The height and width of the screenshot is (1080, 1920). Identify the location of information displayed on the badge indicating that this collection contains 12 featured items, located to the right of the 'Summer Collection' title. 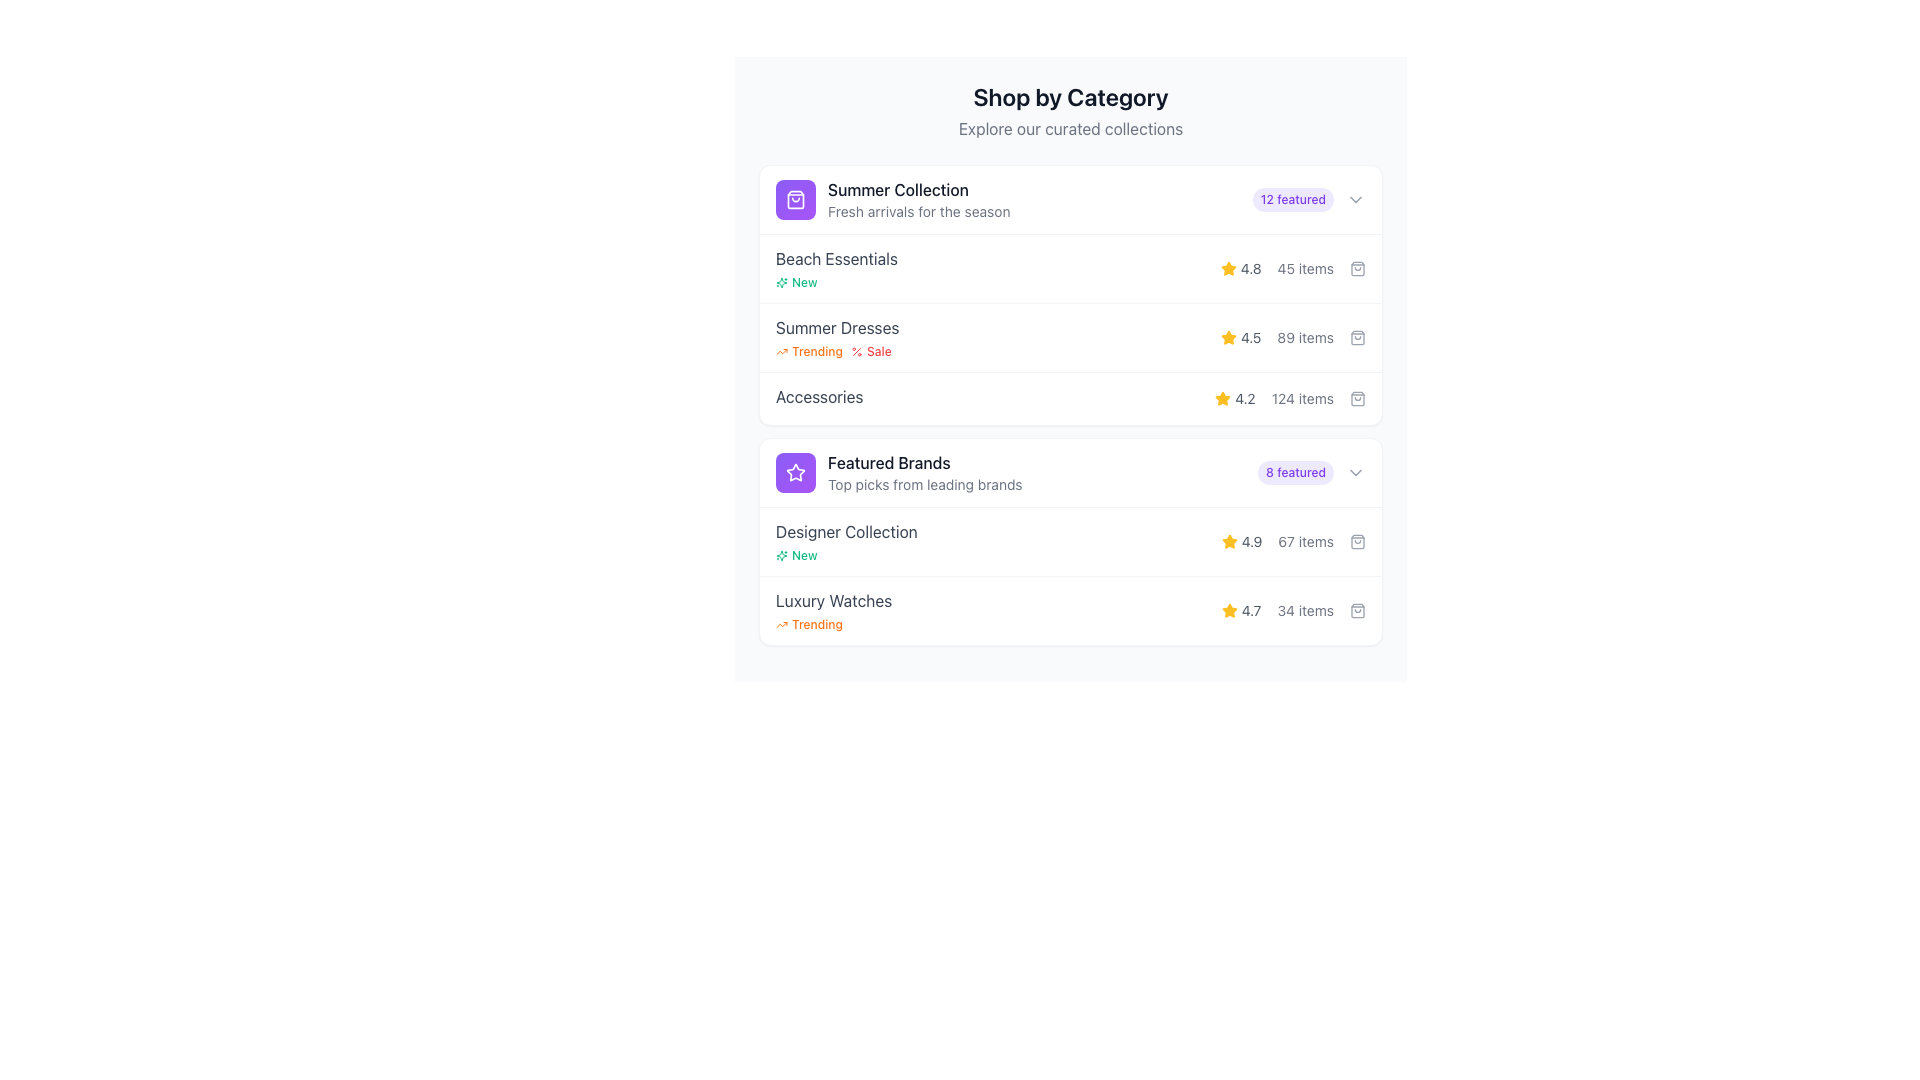
(1293, 200).